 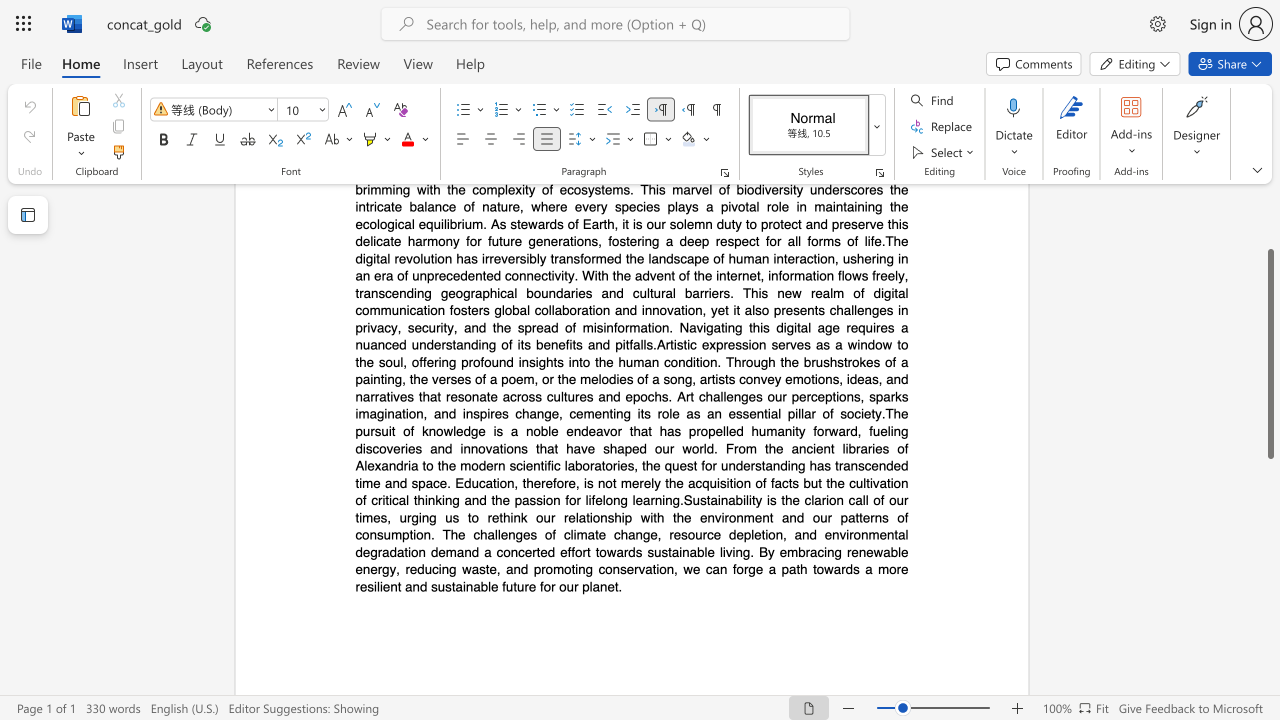 I want to click on the scrollbar to adjust the page downward, so click(x=1269, y=528).